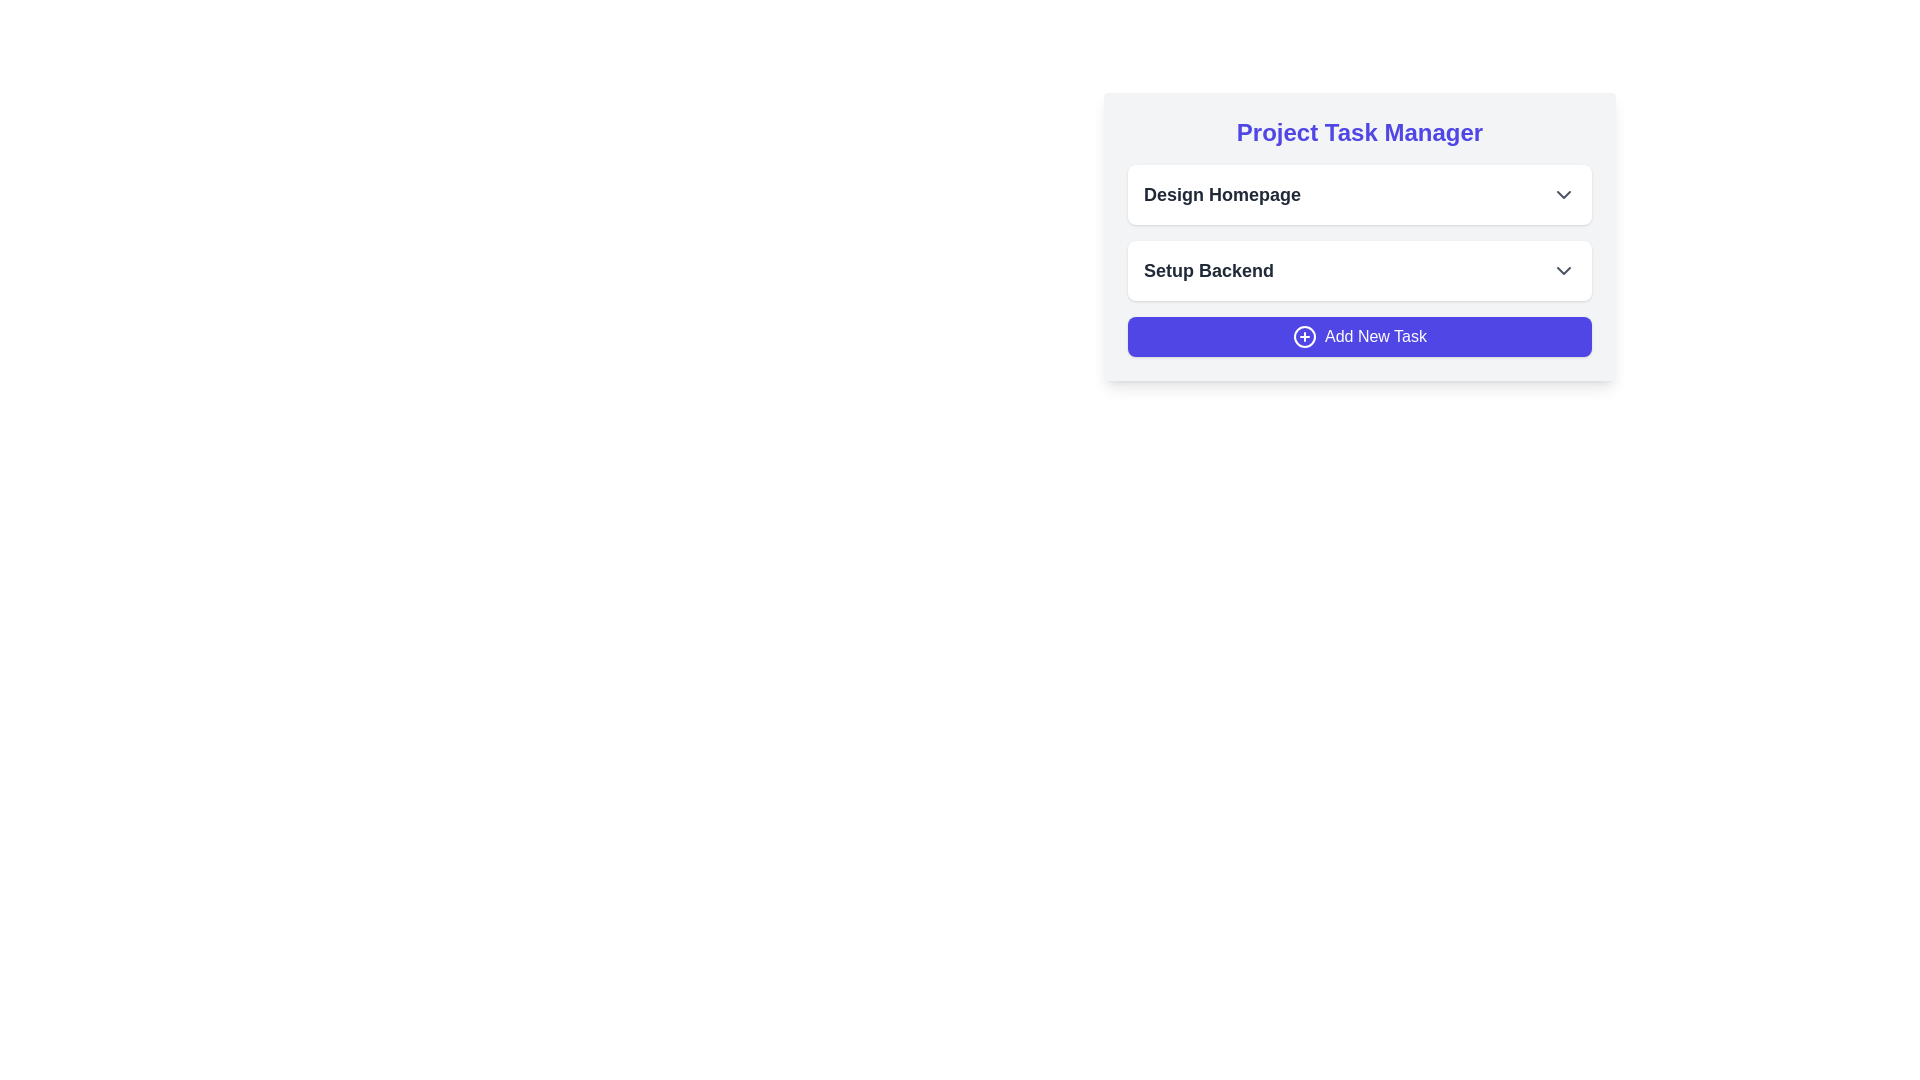 This screenshot has height=1080, width=1920. I want to click on the circular SVG element that is part of the 'Add New Task' button located at the bottom right of the task list panel by clicking on it, so click(1305, 335).